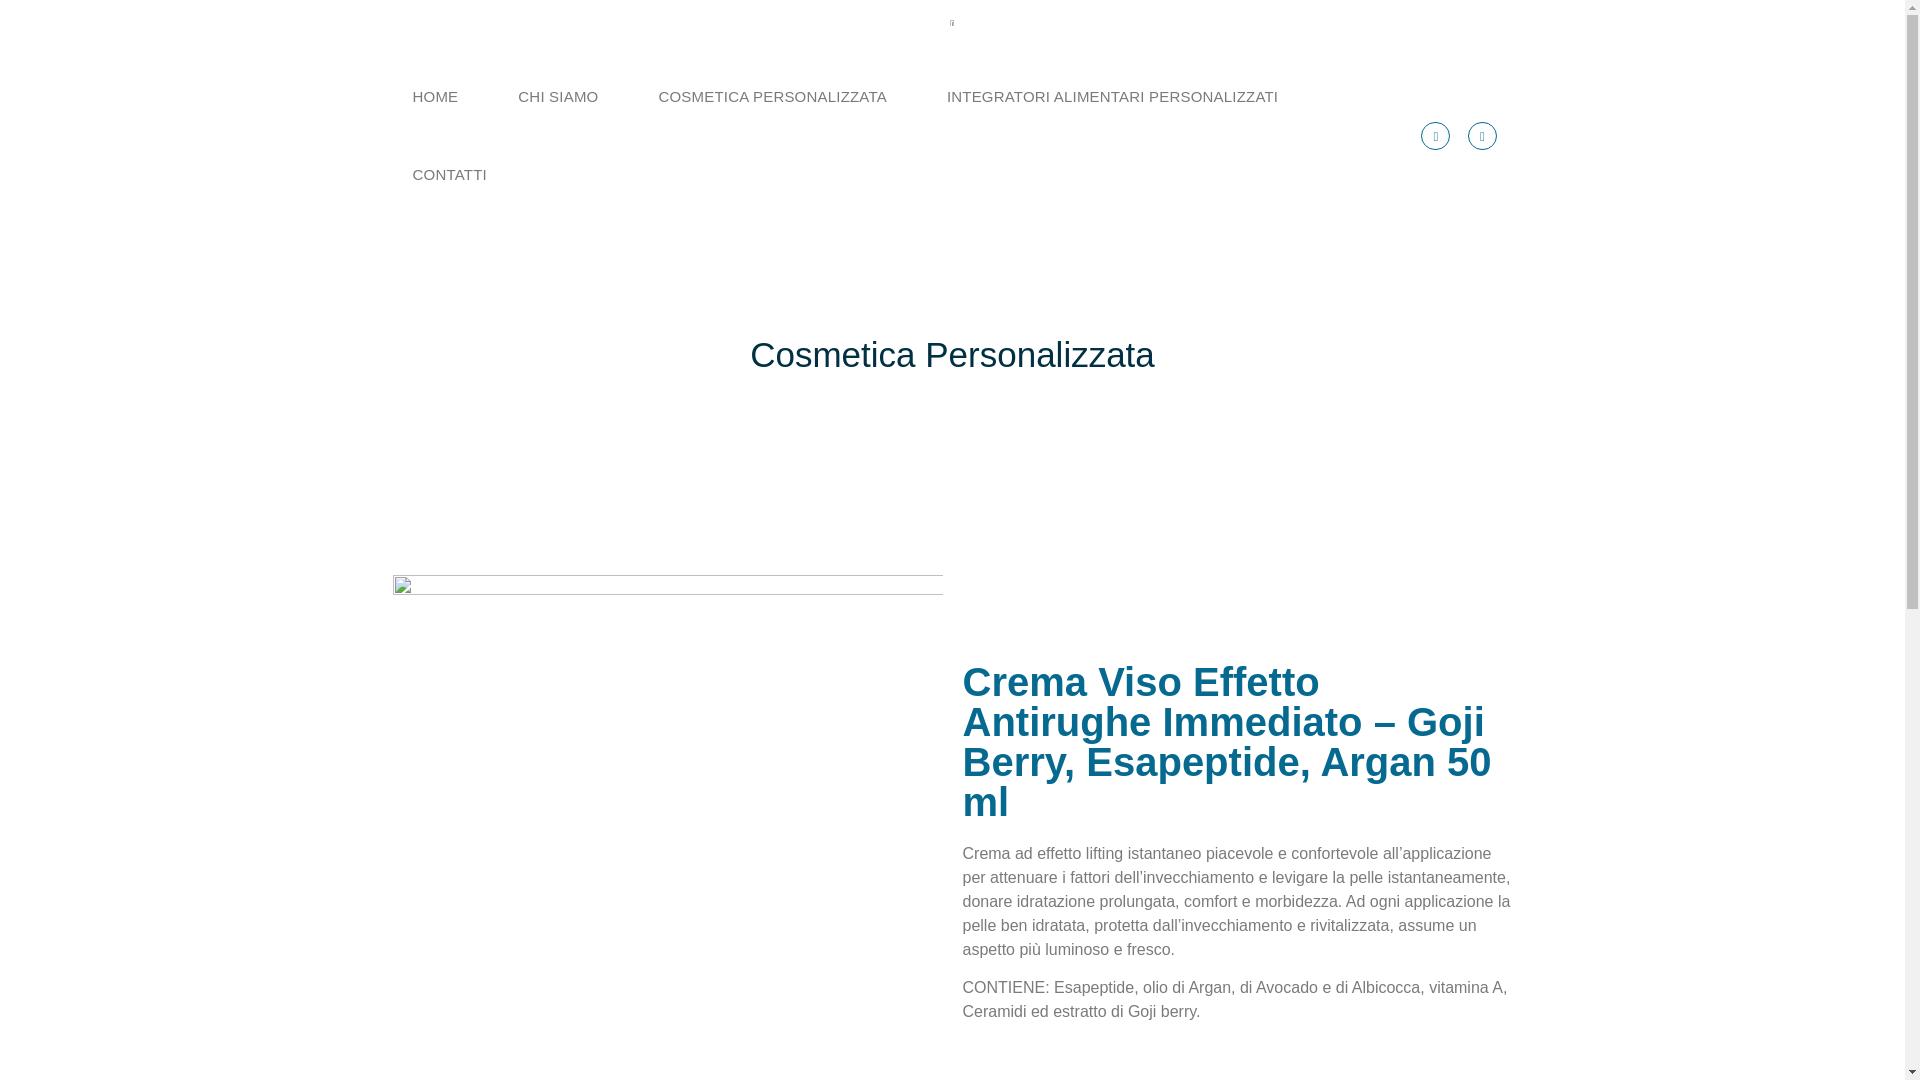 The image size is (1920, 1080). What do you see at coordinates (1111, 96) in the screenshot?
I see `'INTEGRATORI ALIMENTARI PERSONALIZZATI'` at bounding box center [1111, 96].